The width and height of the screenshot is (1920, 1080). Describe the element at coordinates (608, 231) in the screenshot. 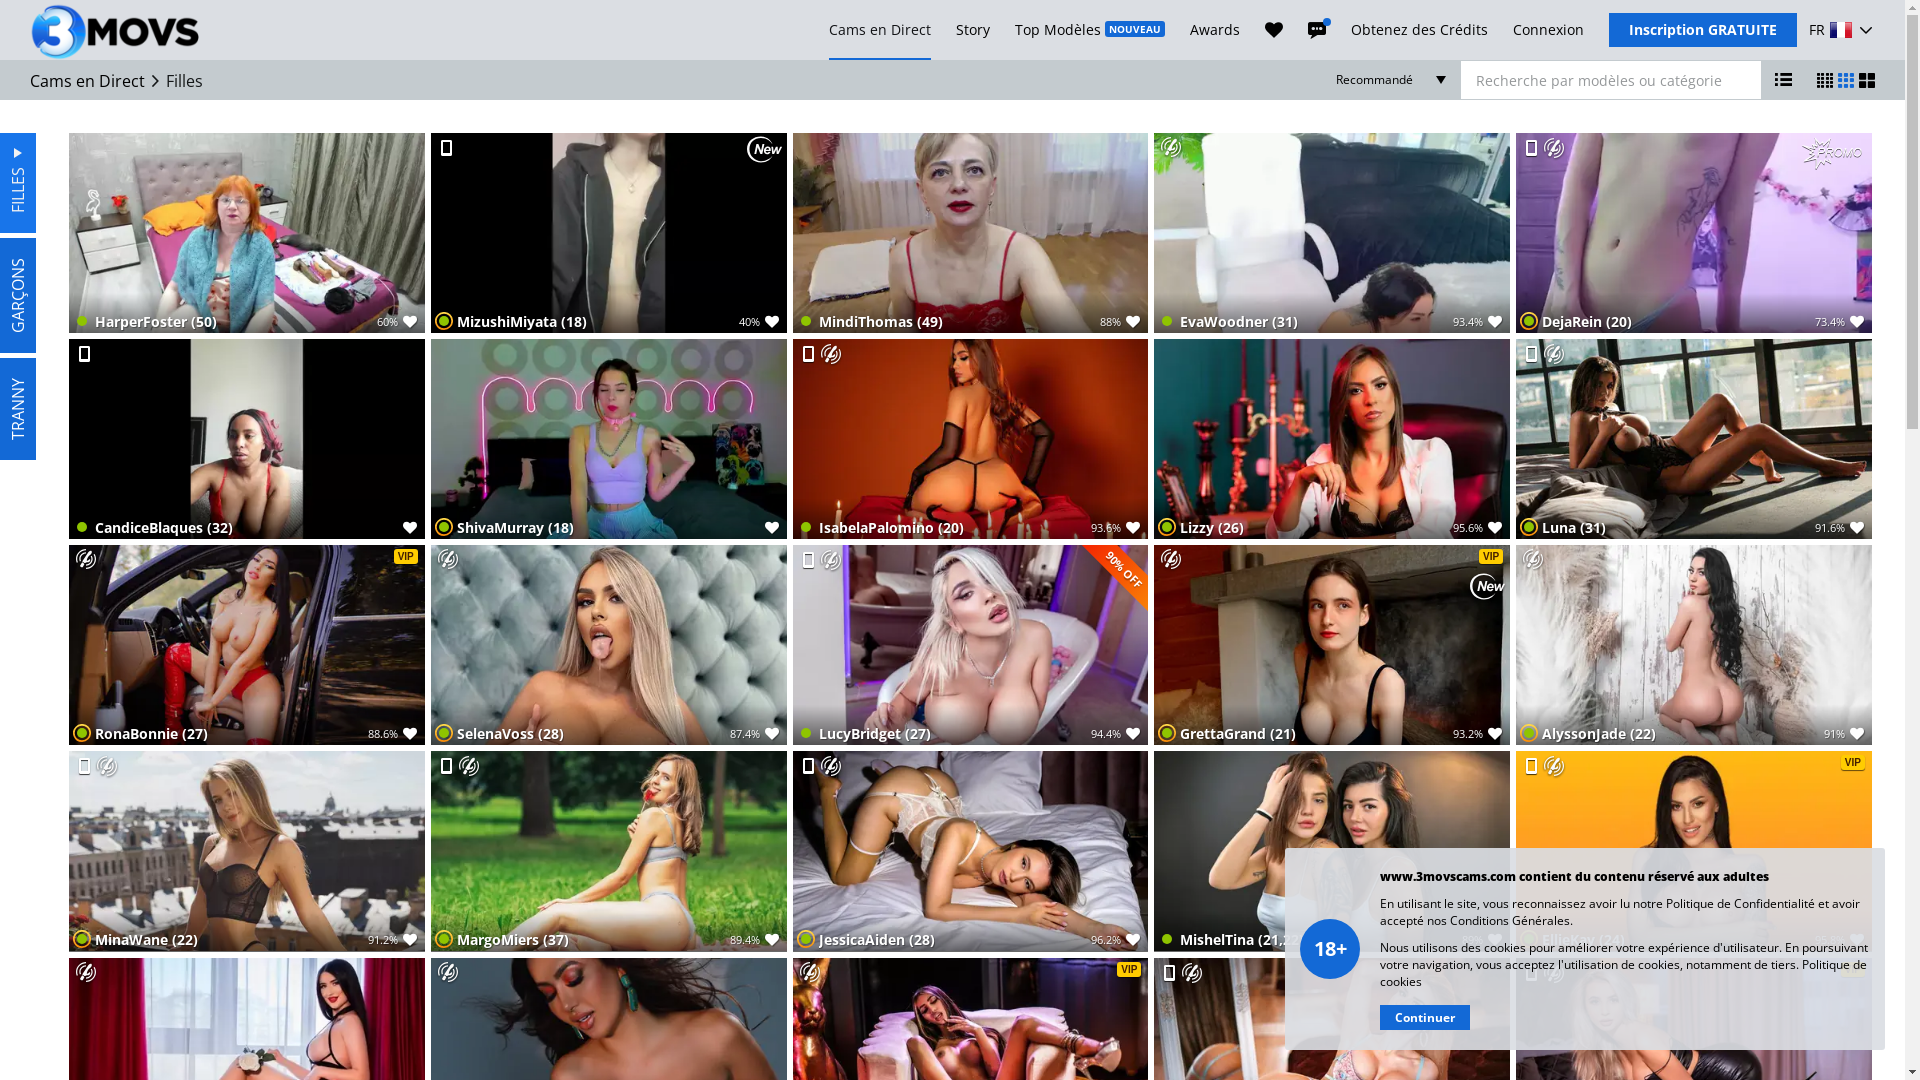

I see `'MizushiMiyata (18)` at that location.